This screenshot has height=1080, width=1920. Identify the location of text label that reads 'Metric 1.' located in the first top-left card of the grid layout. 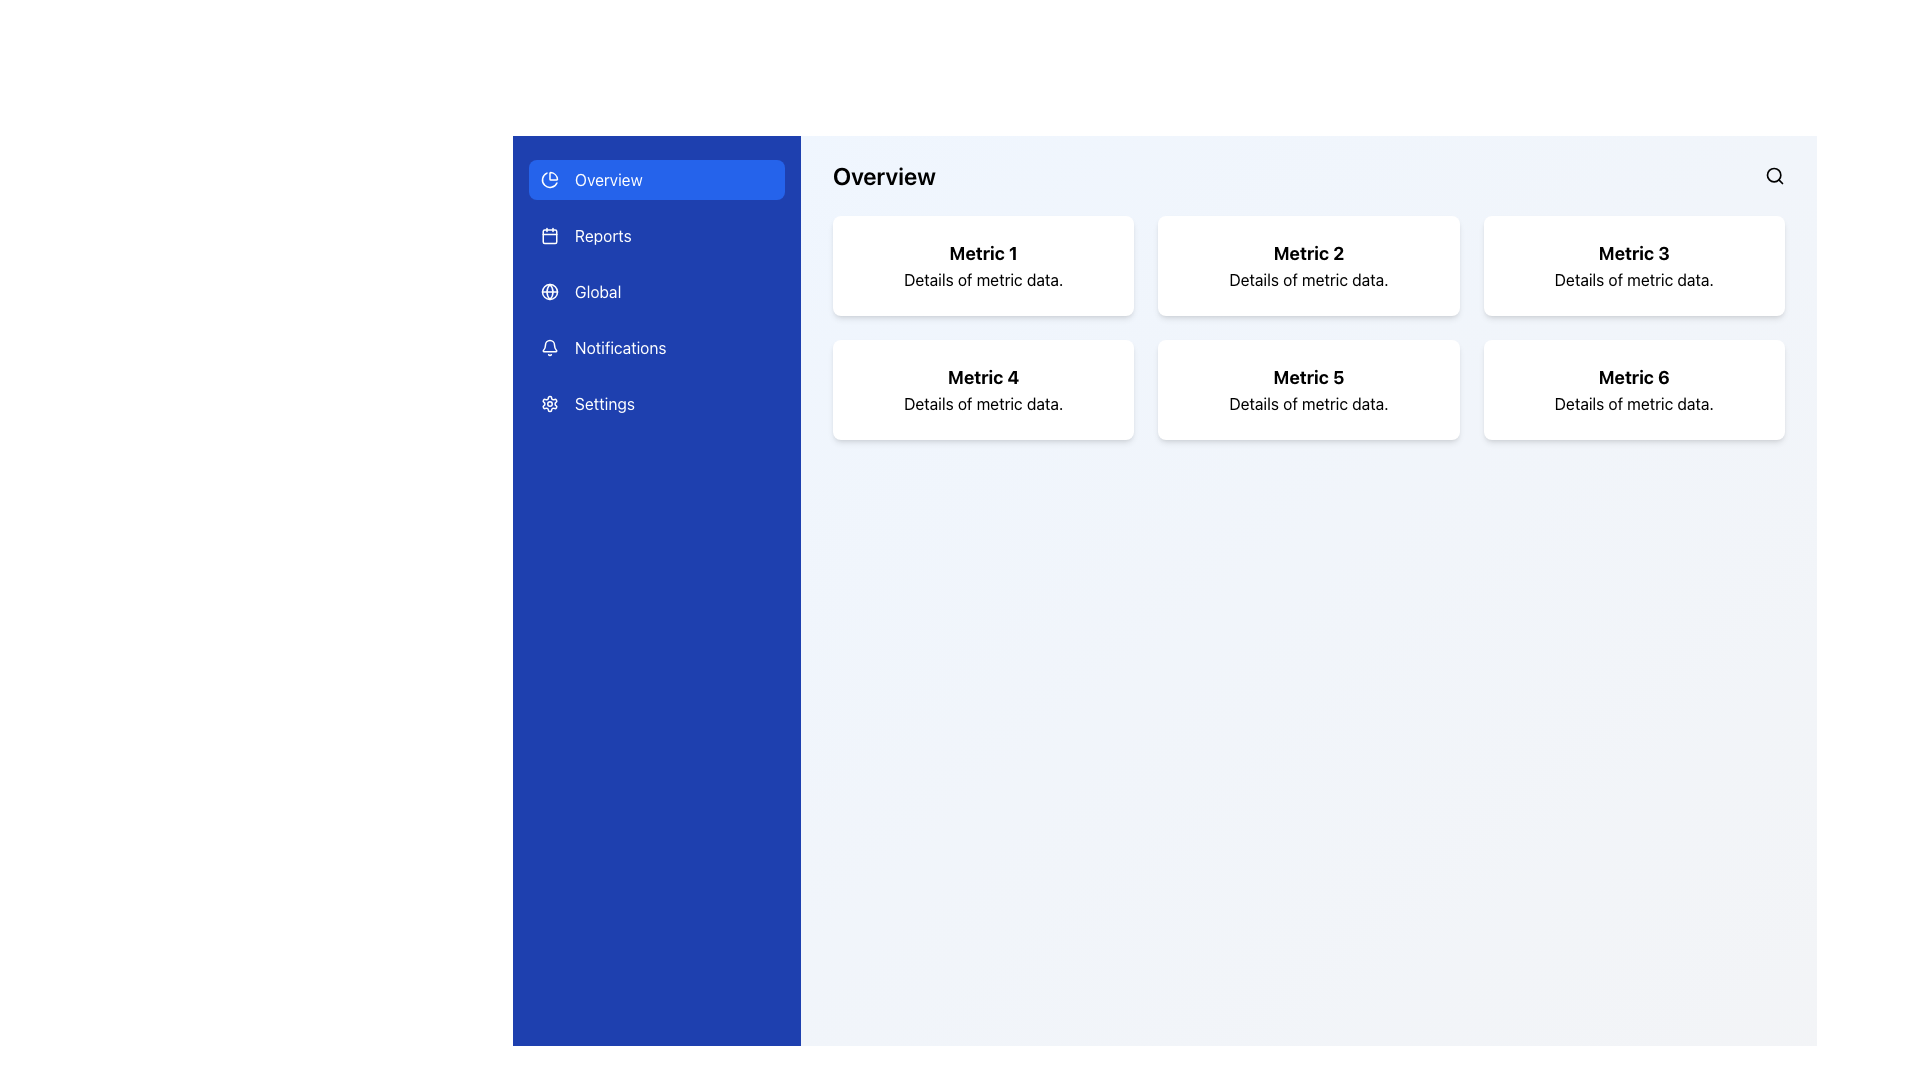
(983, 253).